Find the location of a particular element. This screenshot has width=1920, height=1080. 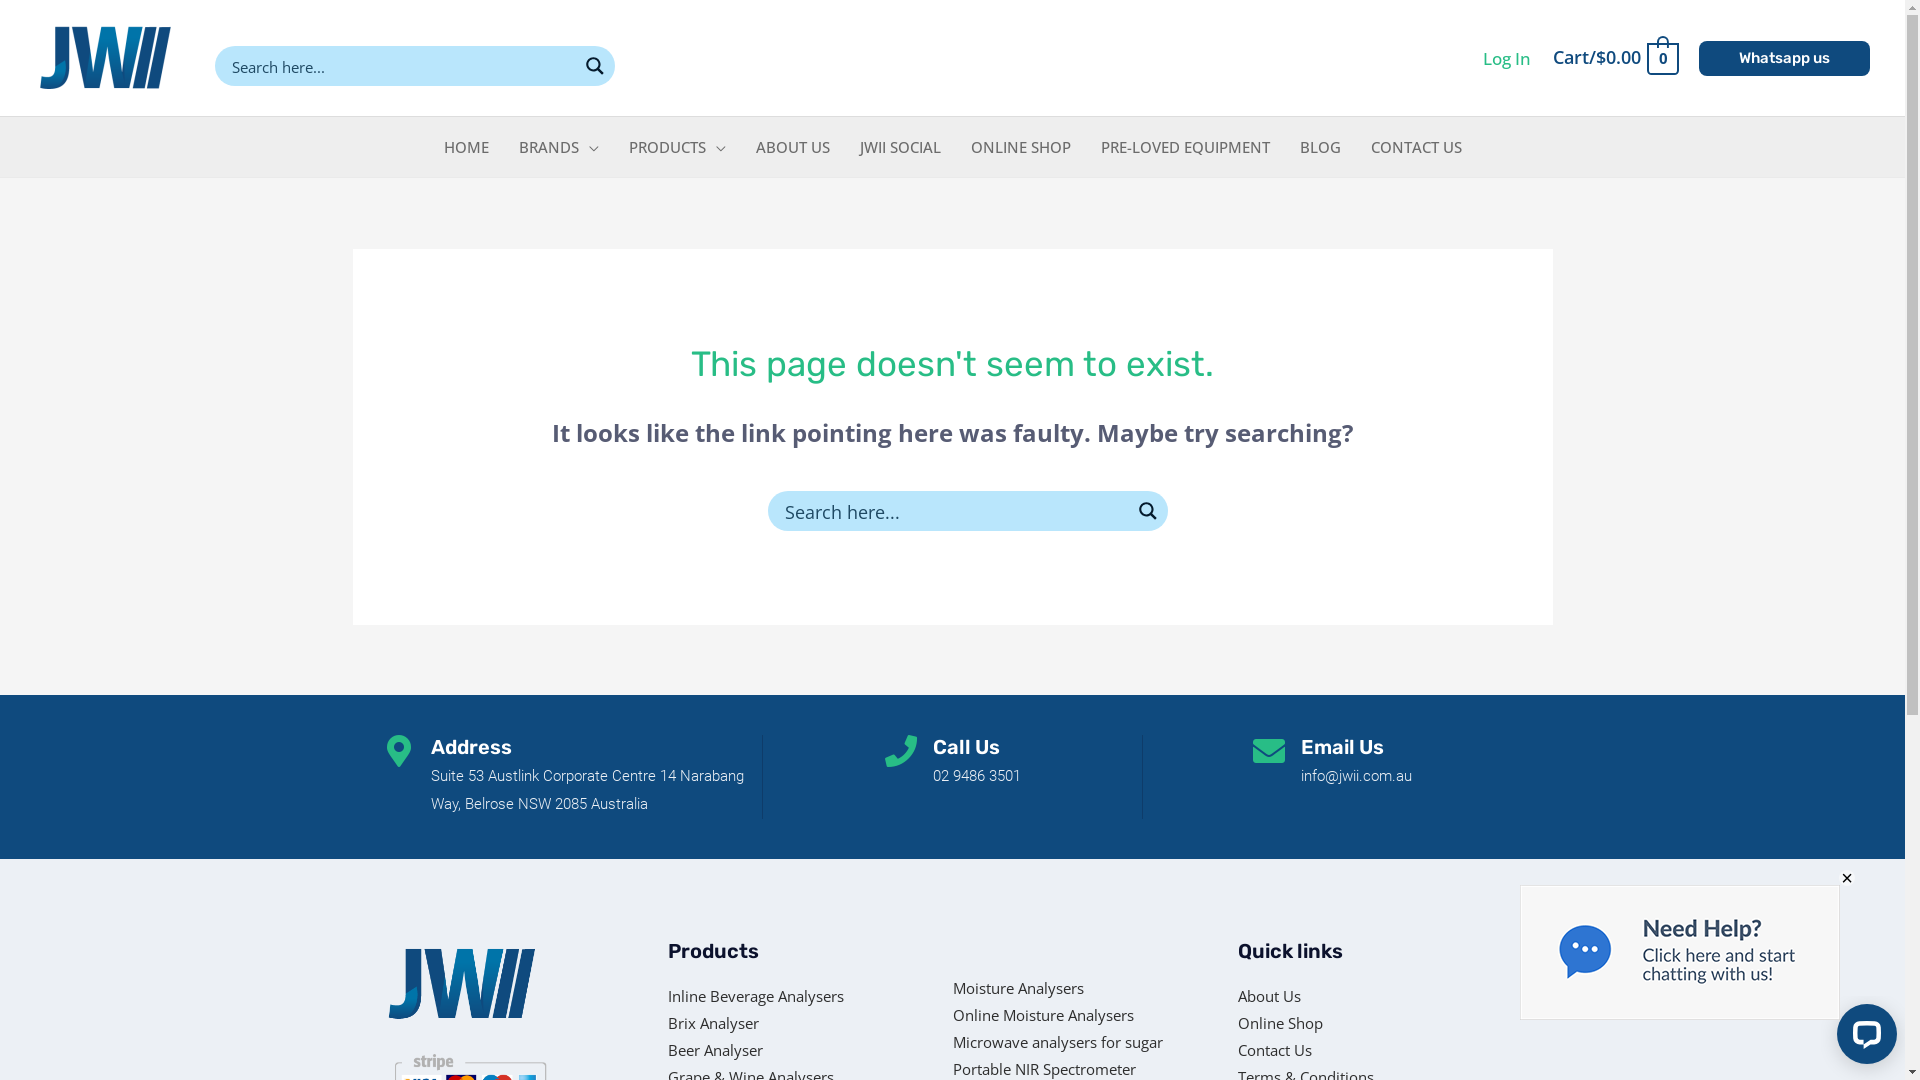

'Cart/$0.00 is located at coordinates (1614, 56).